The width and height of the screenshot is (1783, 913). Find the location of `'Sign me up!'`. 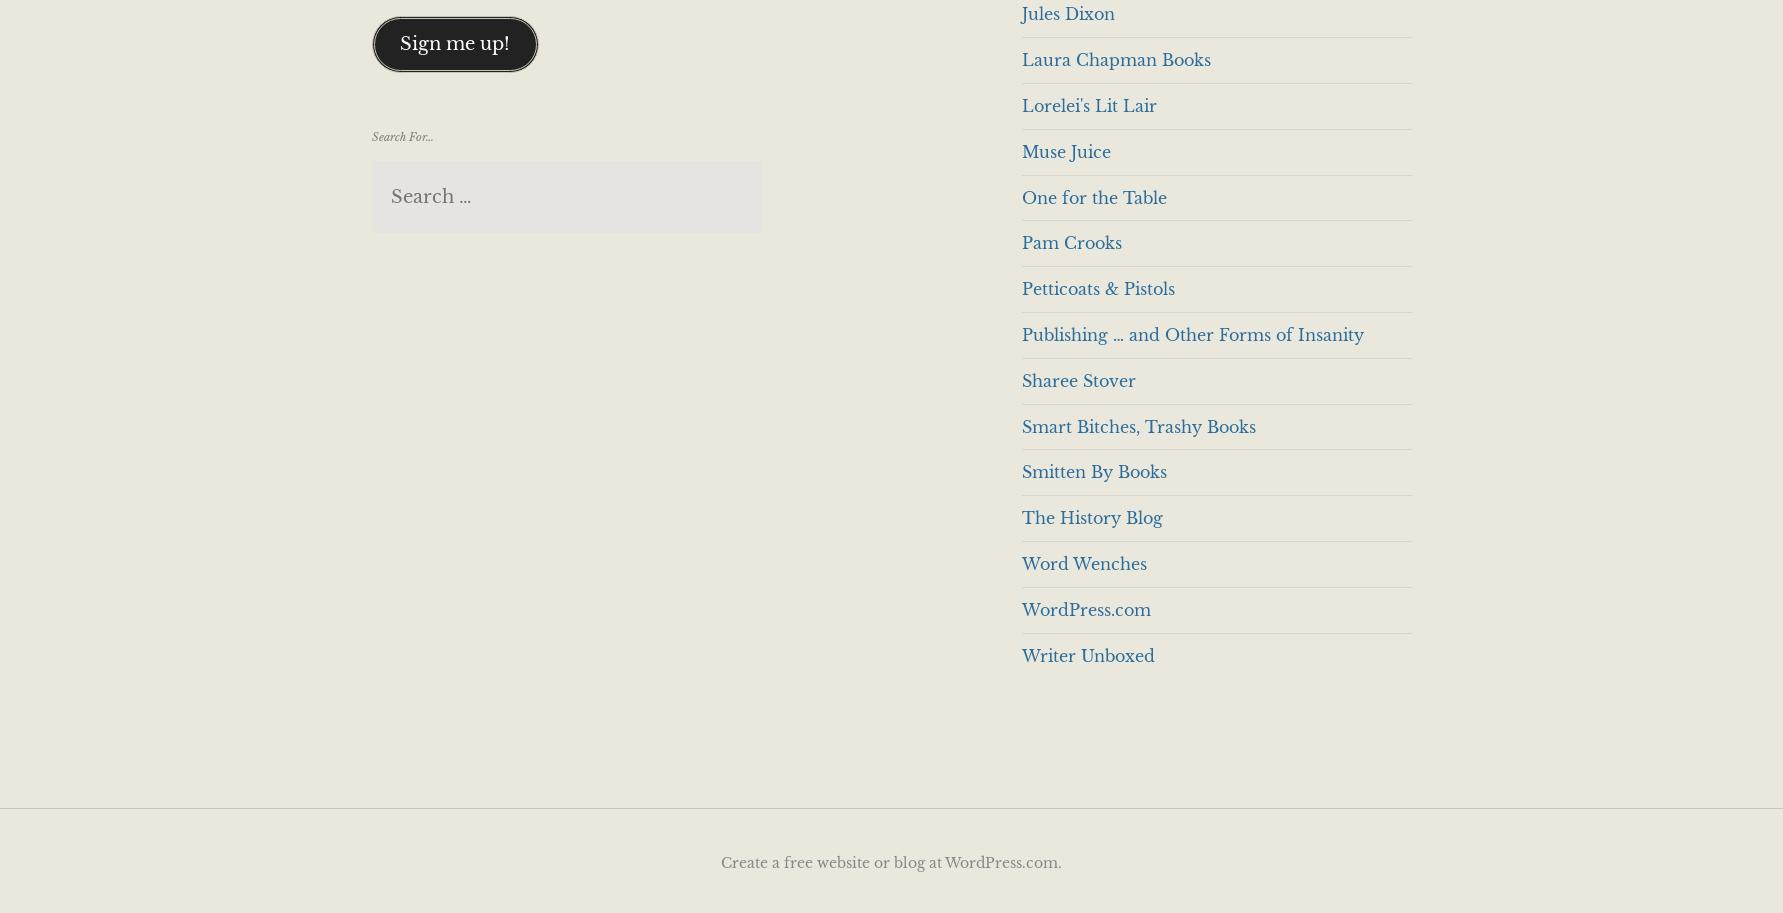

'Sign me up!' is located at coordinates (399, 42).